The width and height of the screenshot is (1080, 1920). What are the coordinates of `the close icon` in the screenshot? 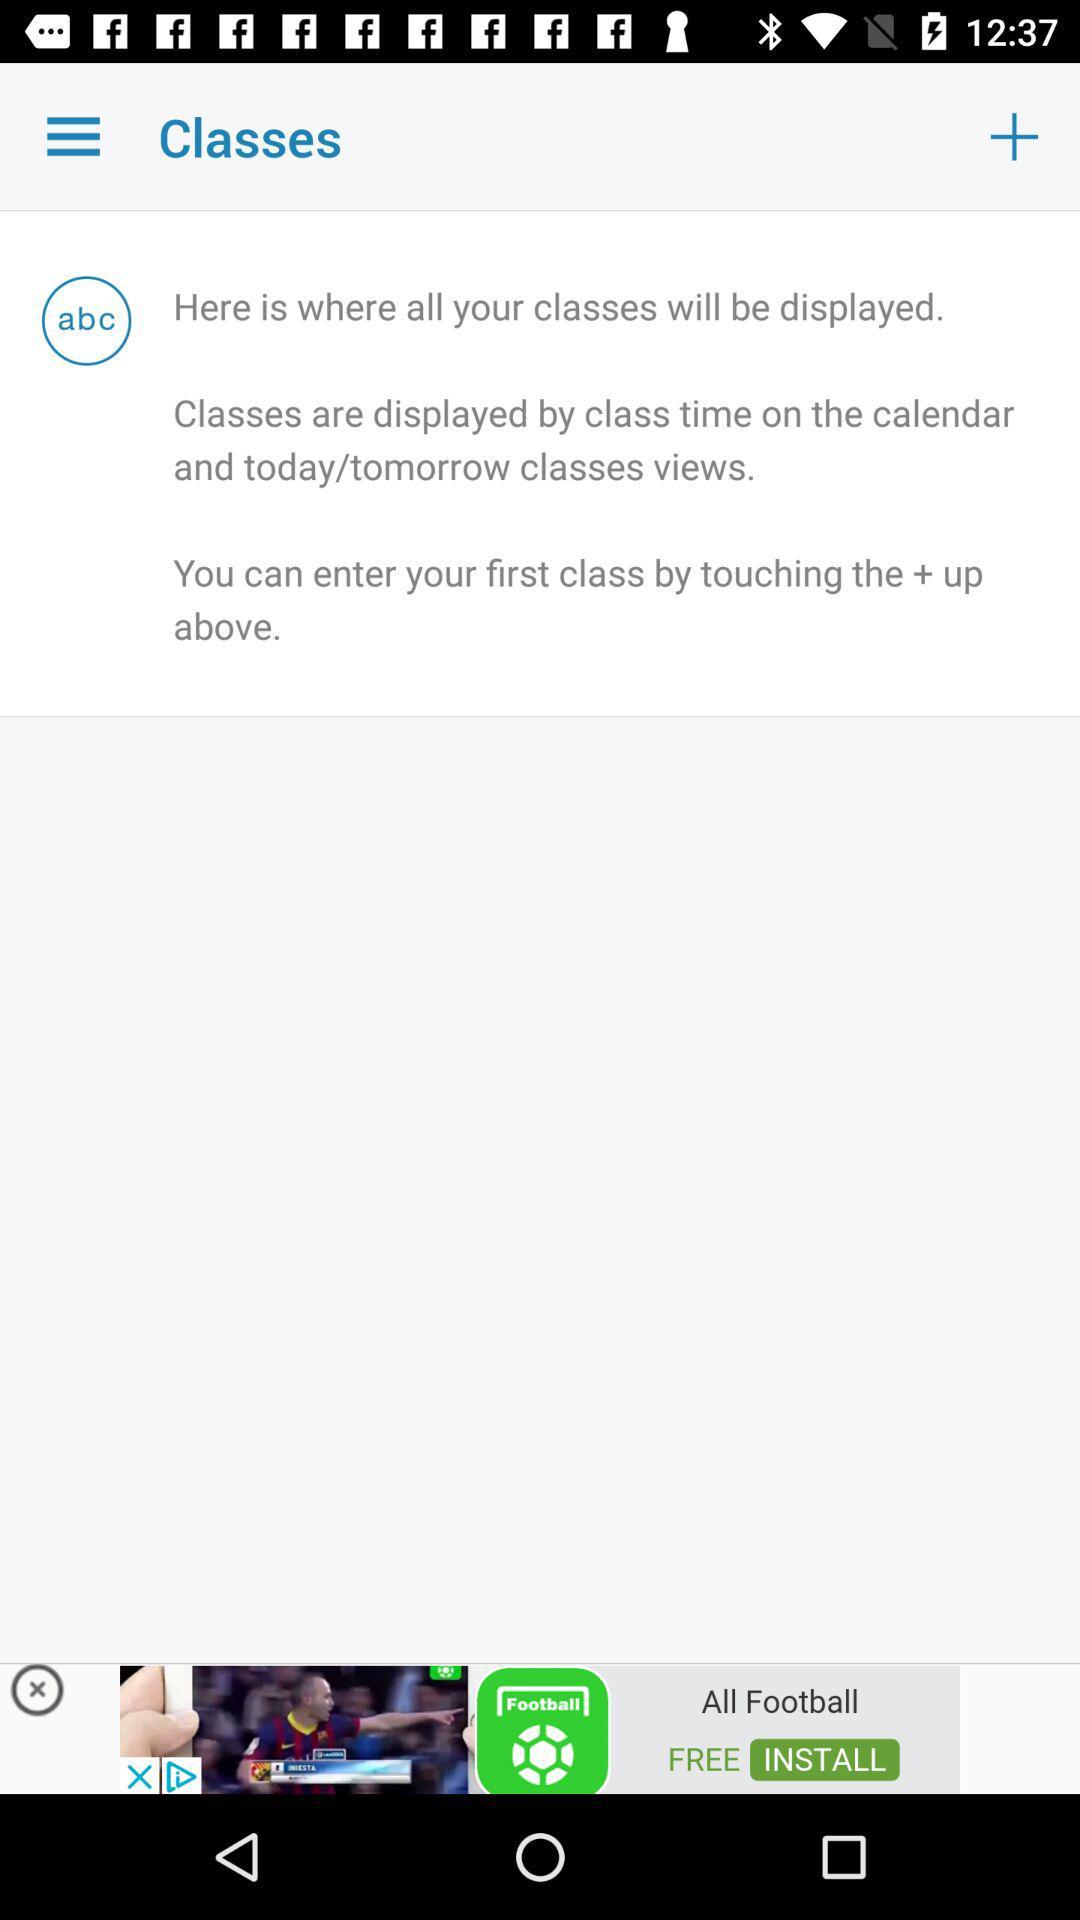 It's located at (37, 1694).